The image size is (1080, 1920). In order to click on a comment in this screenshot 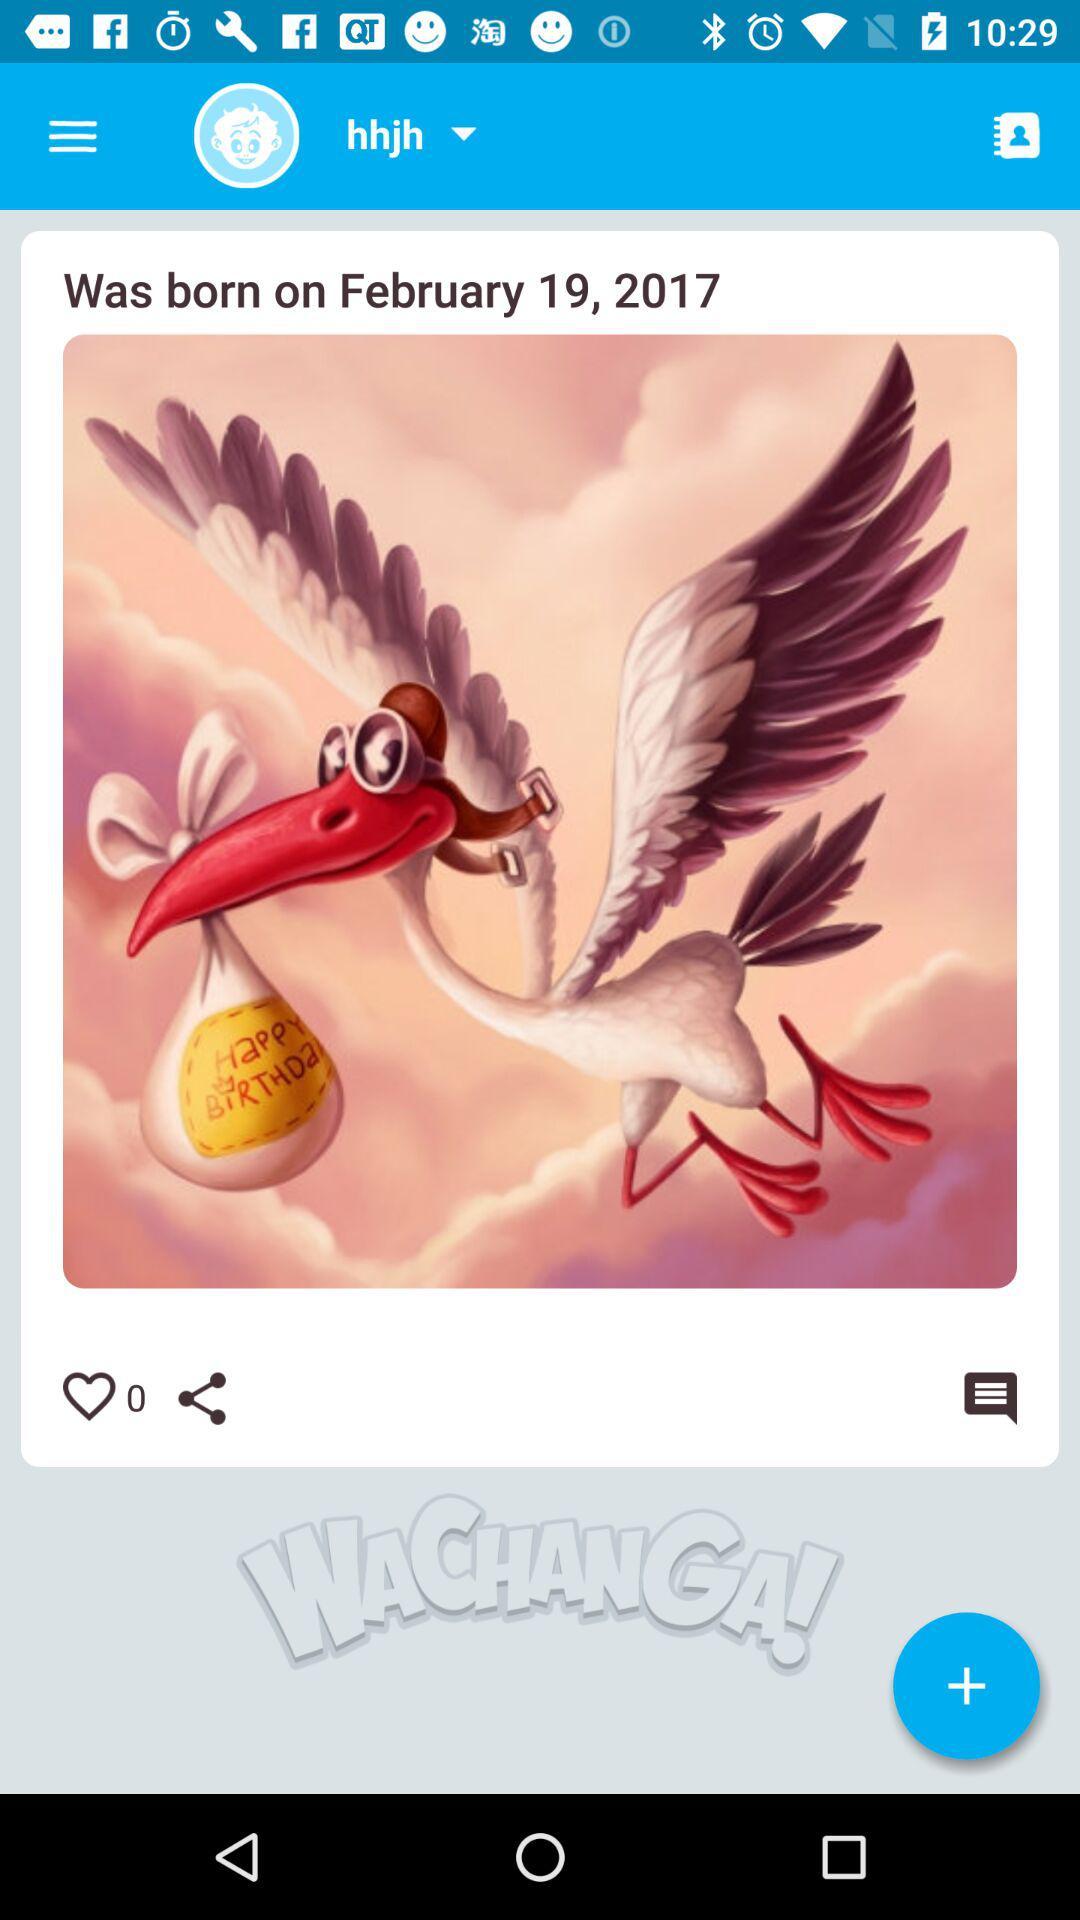, I will do `click(984, 1397)`.